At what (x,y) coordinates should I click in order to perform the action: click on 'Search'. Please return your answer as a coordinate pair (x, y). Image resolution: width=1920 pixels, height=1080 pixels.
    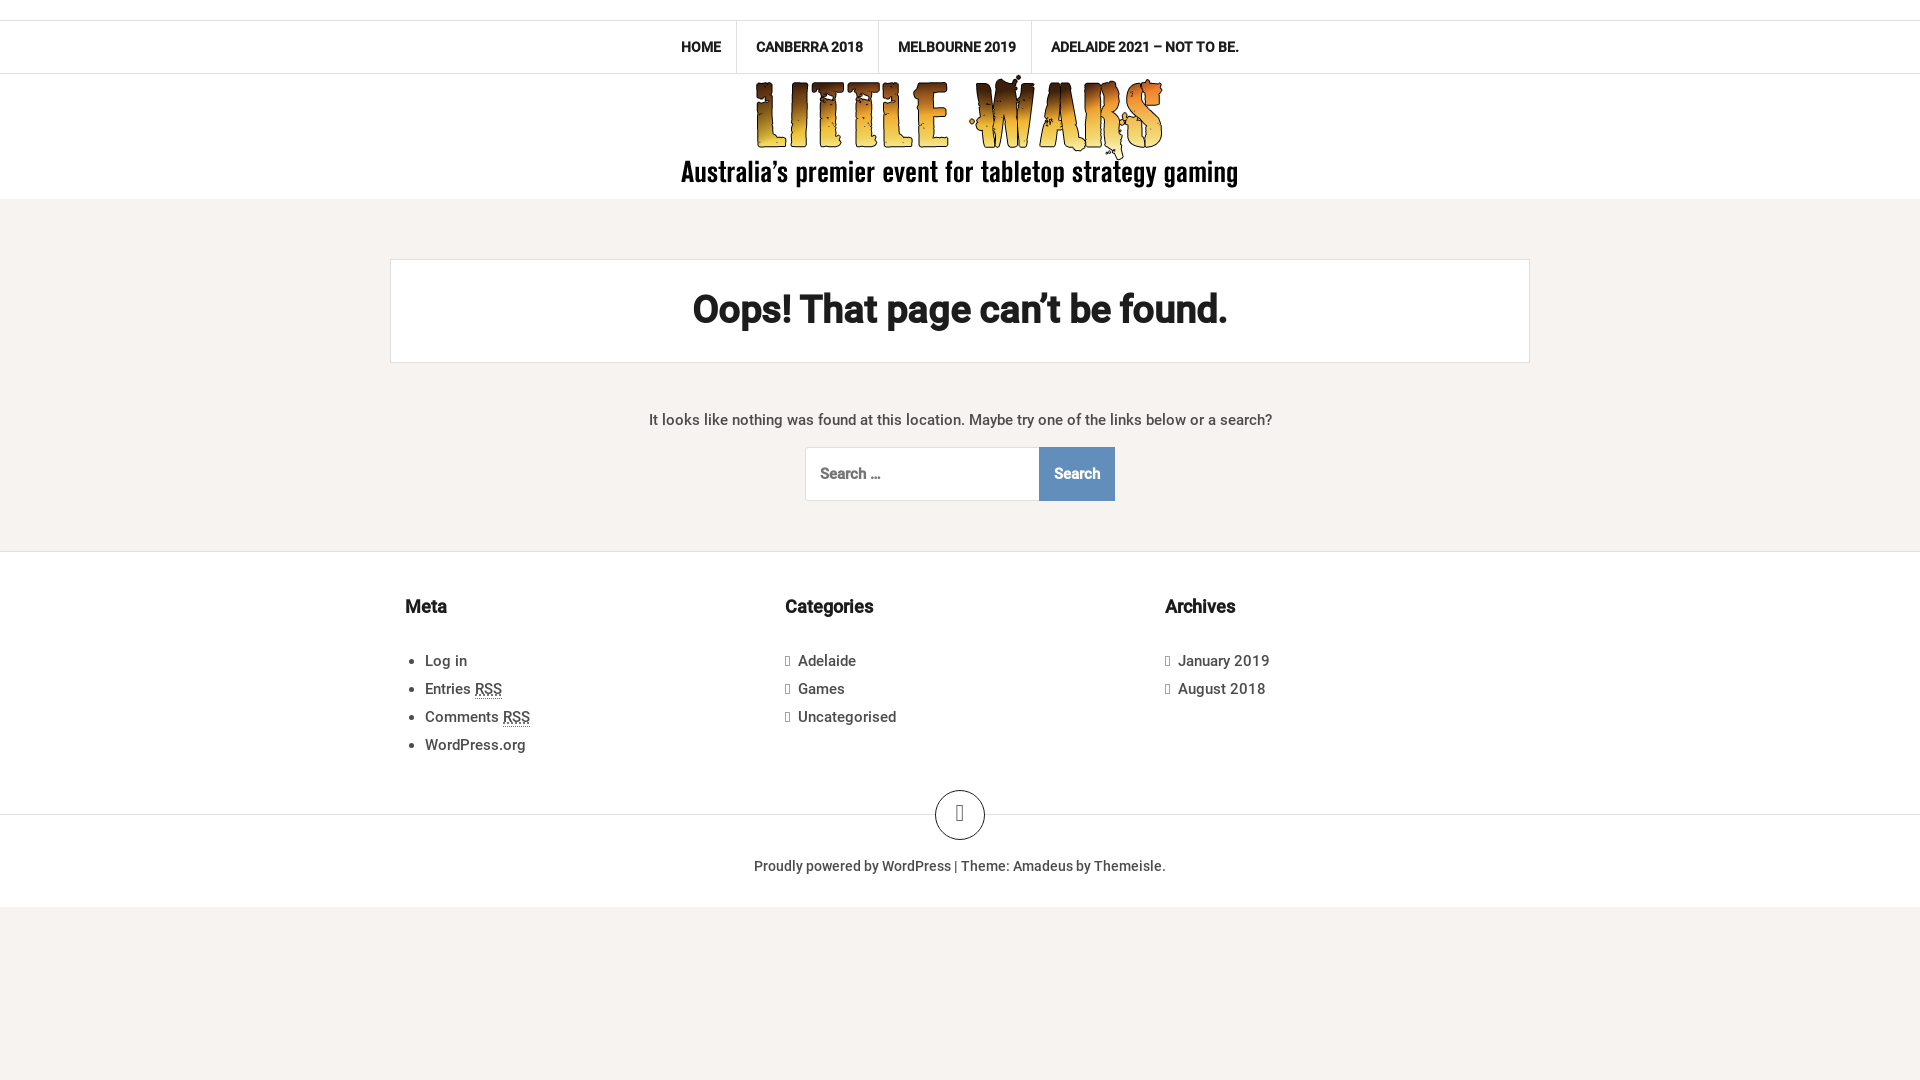
    Looking at the image, I should click on (1075, 474).